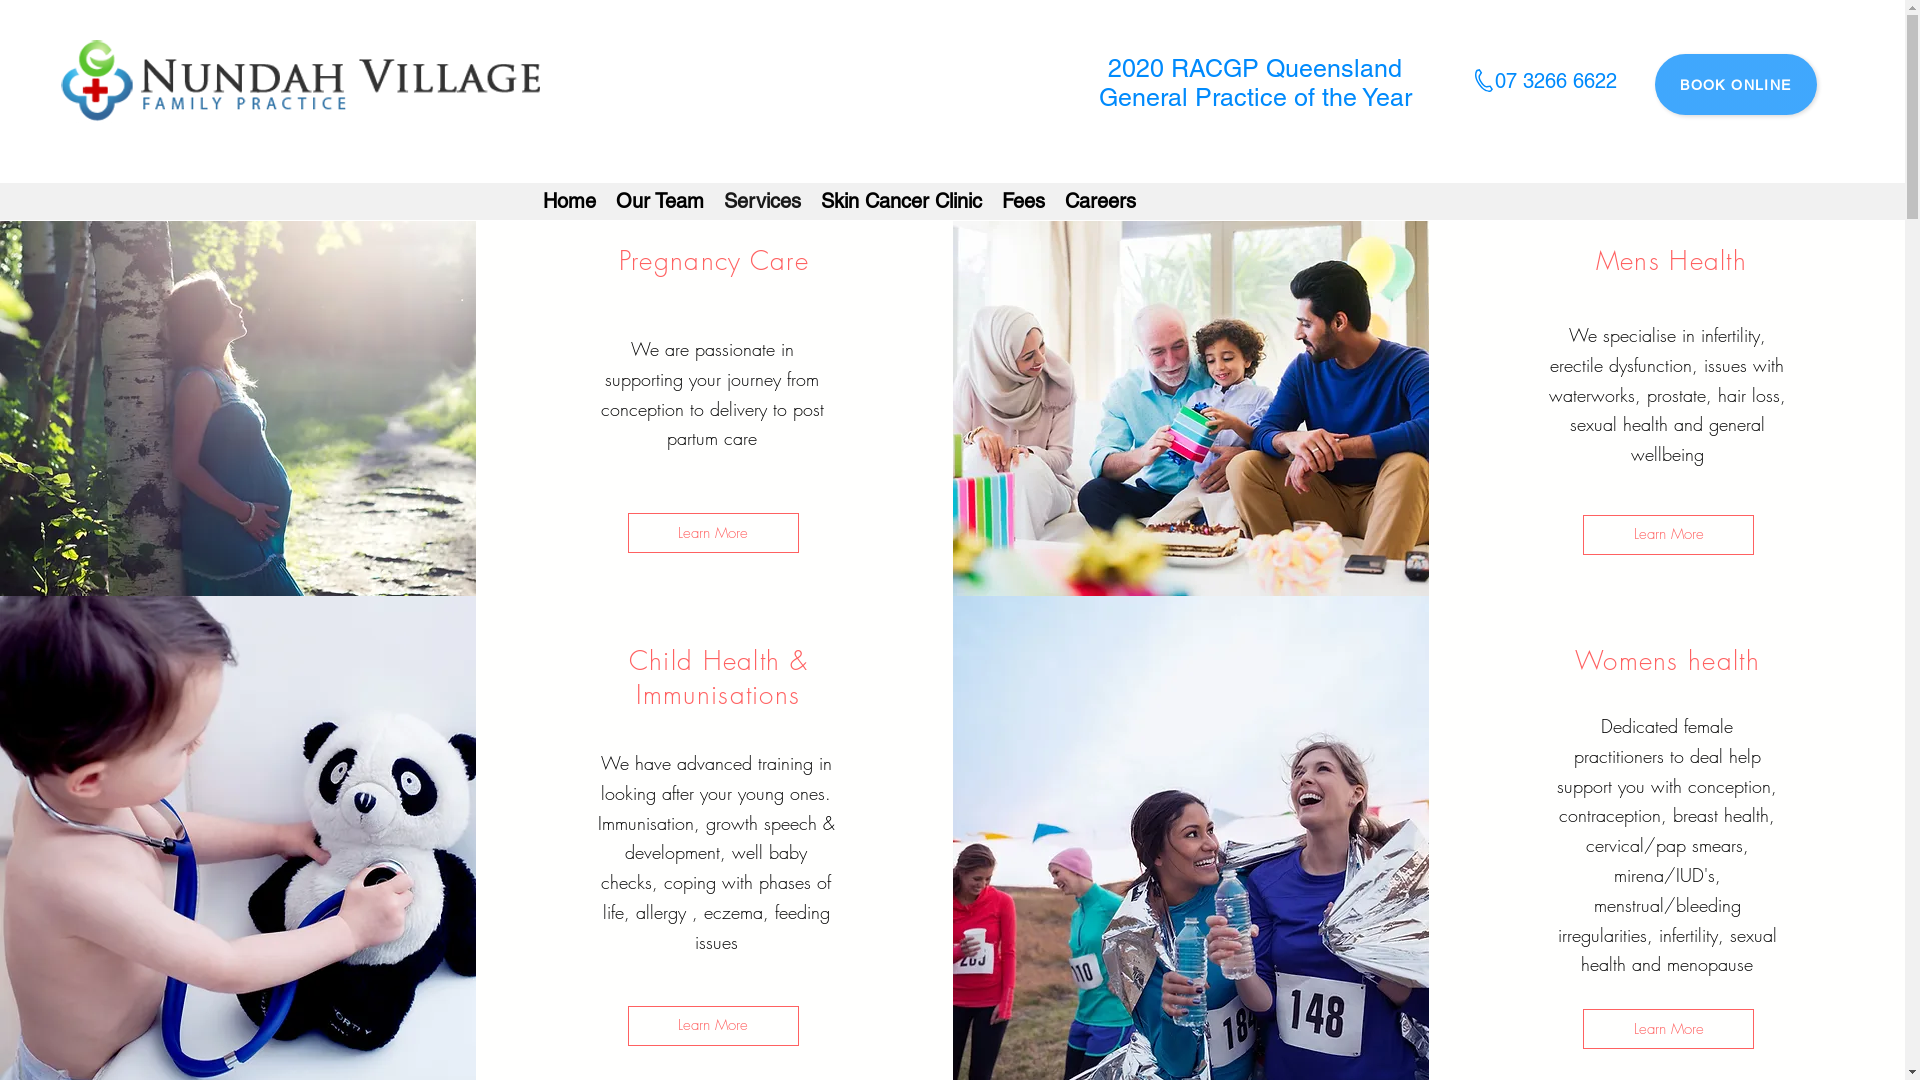 This screenshot has width=1920, height=1080. What do you see at coordinates (1735, 83) in the screenshot?
I see `'BOOK ONLINE'` at bounding box center [1735, 83].